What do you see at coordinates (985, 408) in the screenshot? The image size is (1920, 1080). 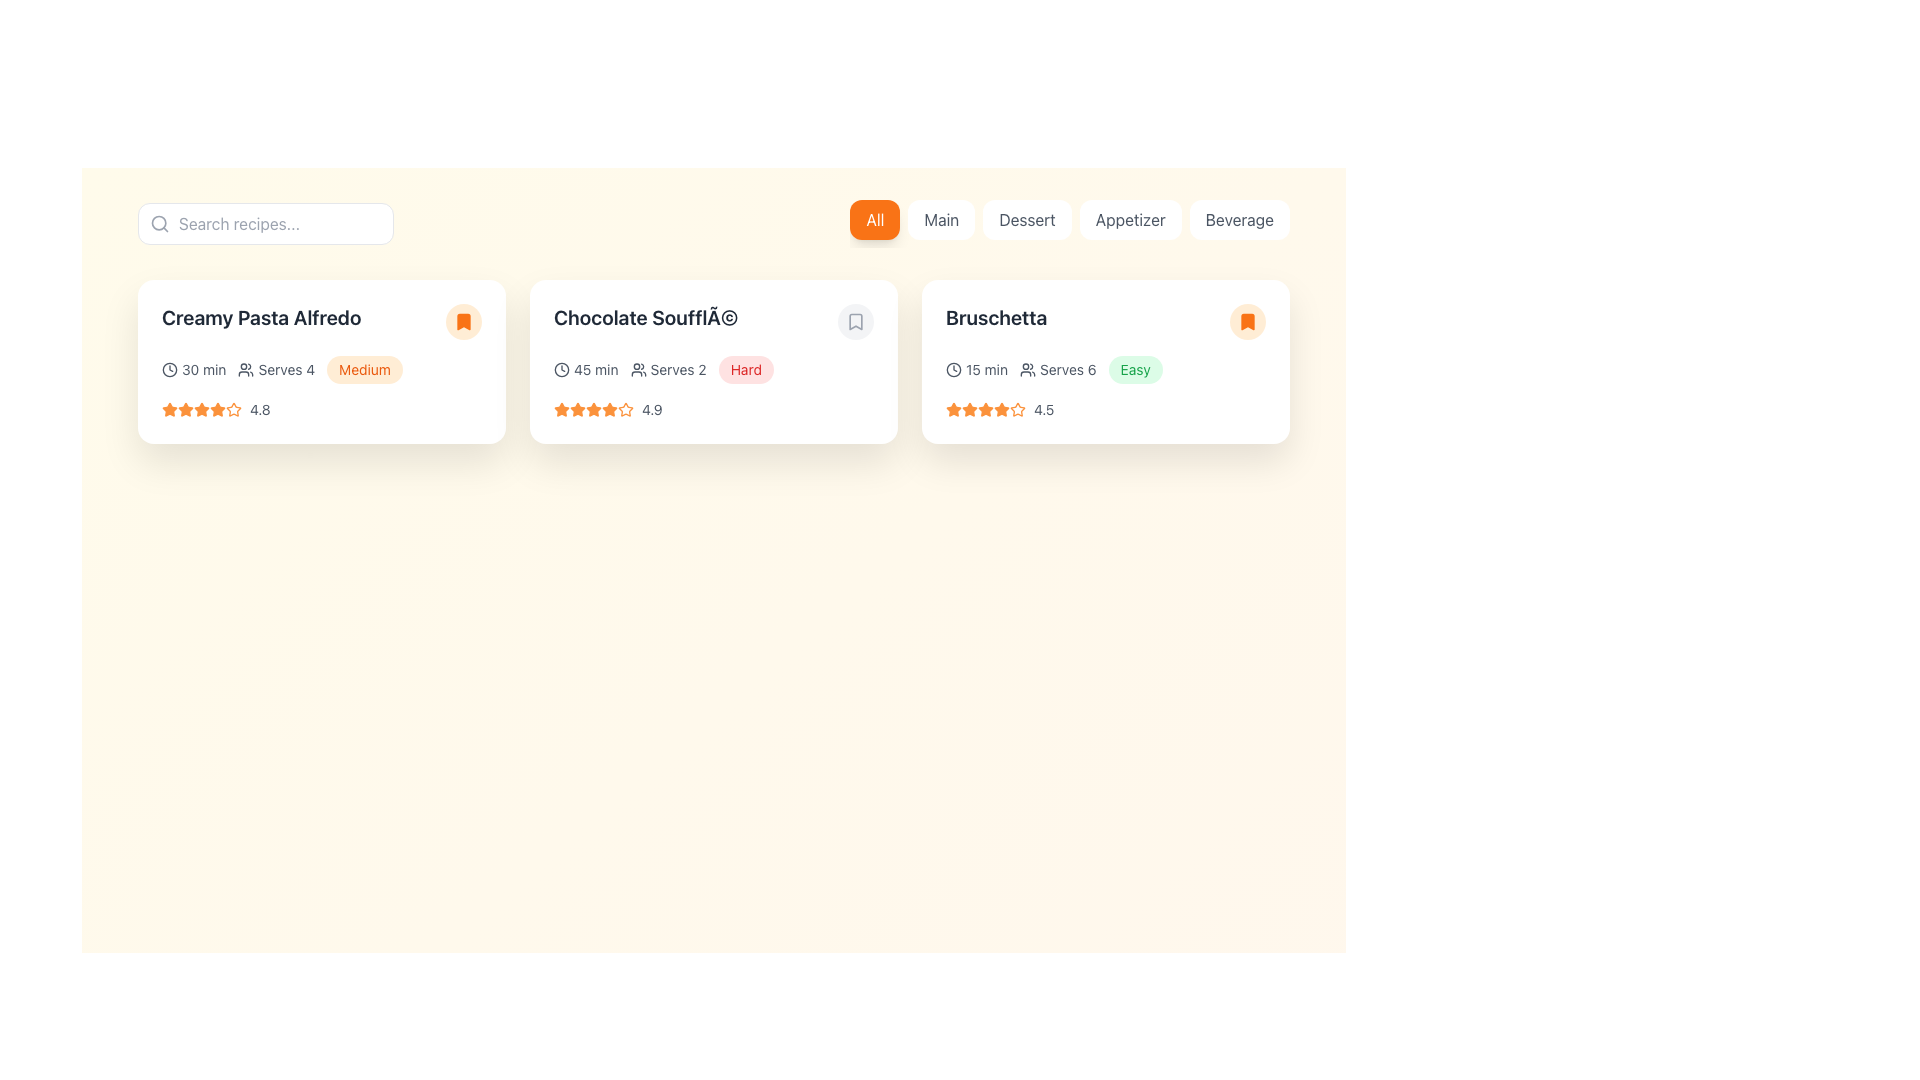 I see `the fifth star rating icon for the 'Bruschetta' card located in the rightmost column of the interface` at bounding box center [985, 408].